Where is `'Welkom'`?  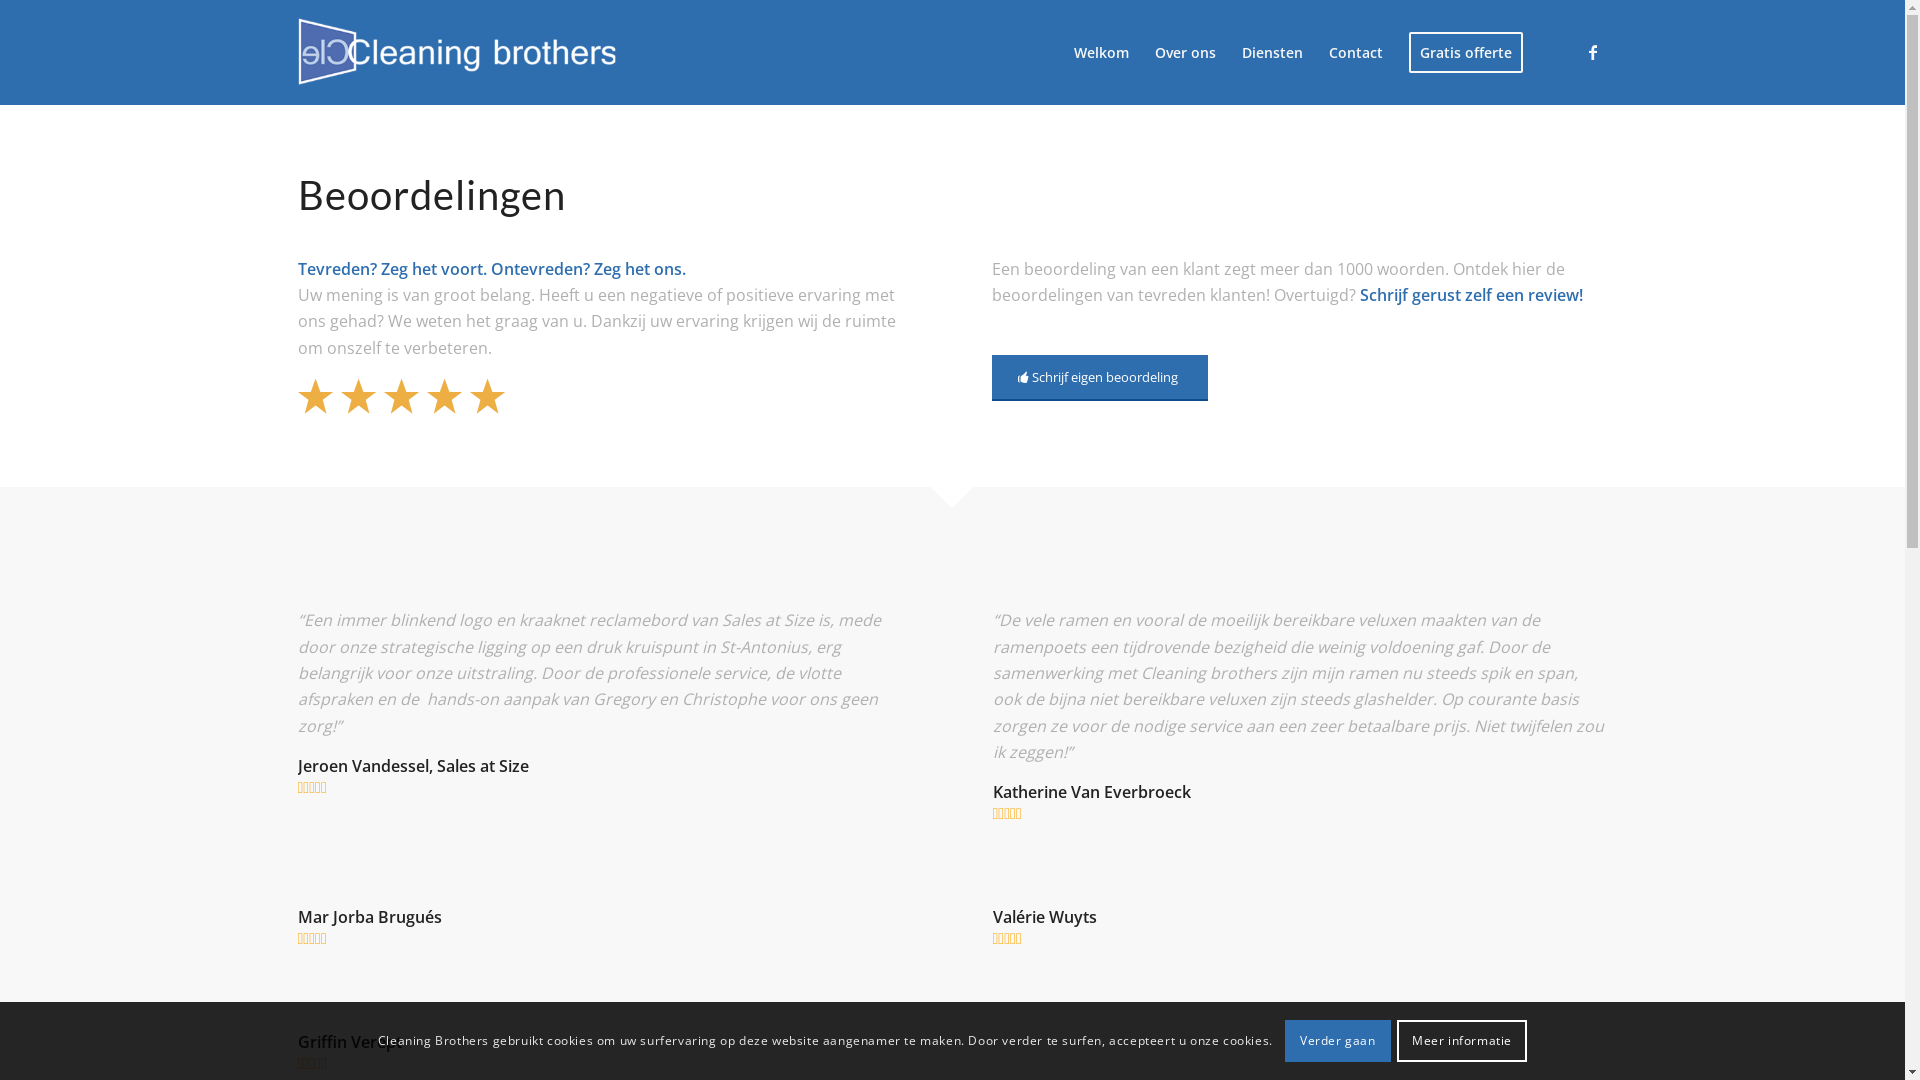
'Welkom' is located at coordinates (1099, 51).